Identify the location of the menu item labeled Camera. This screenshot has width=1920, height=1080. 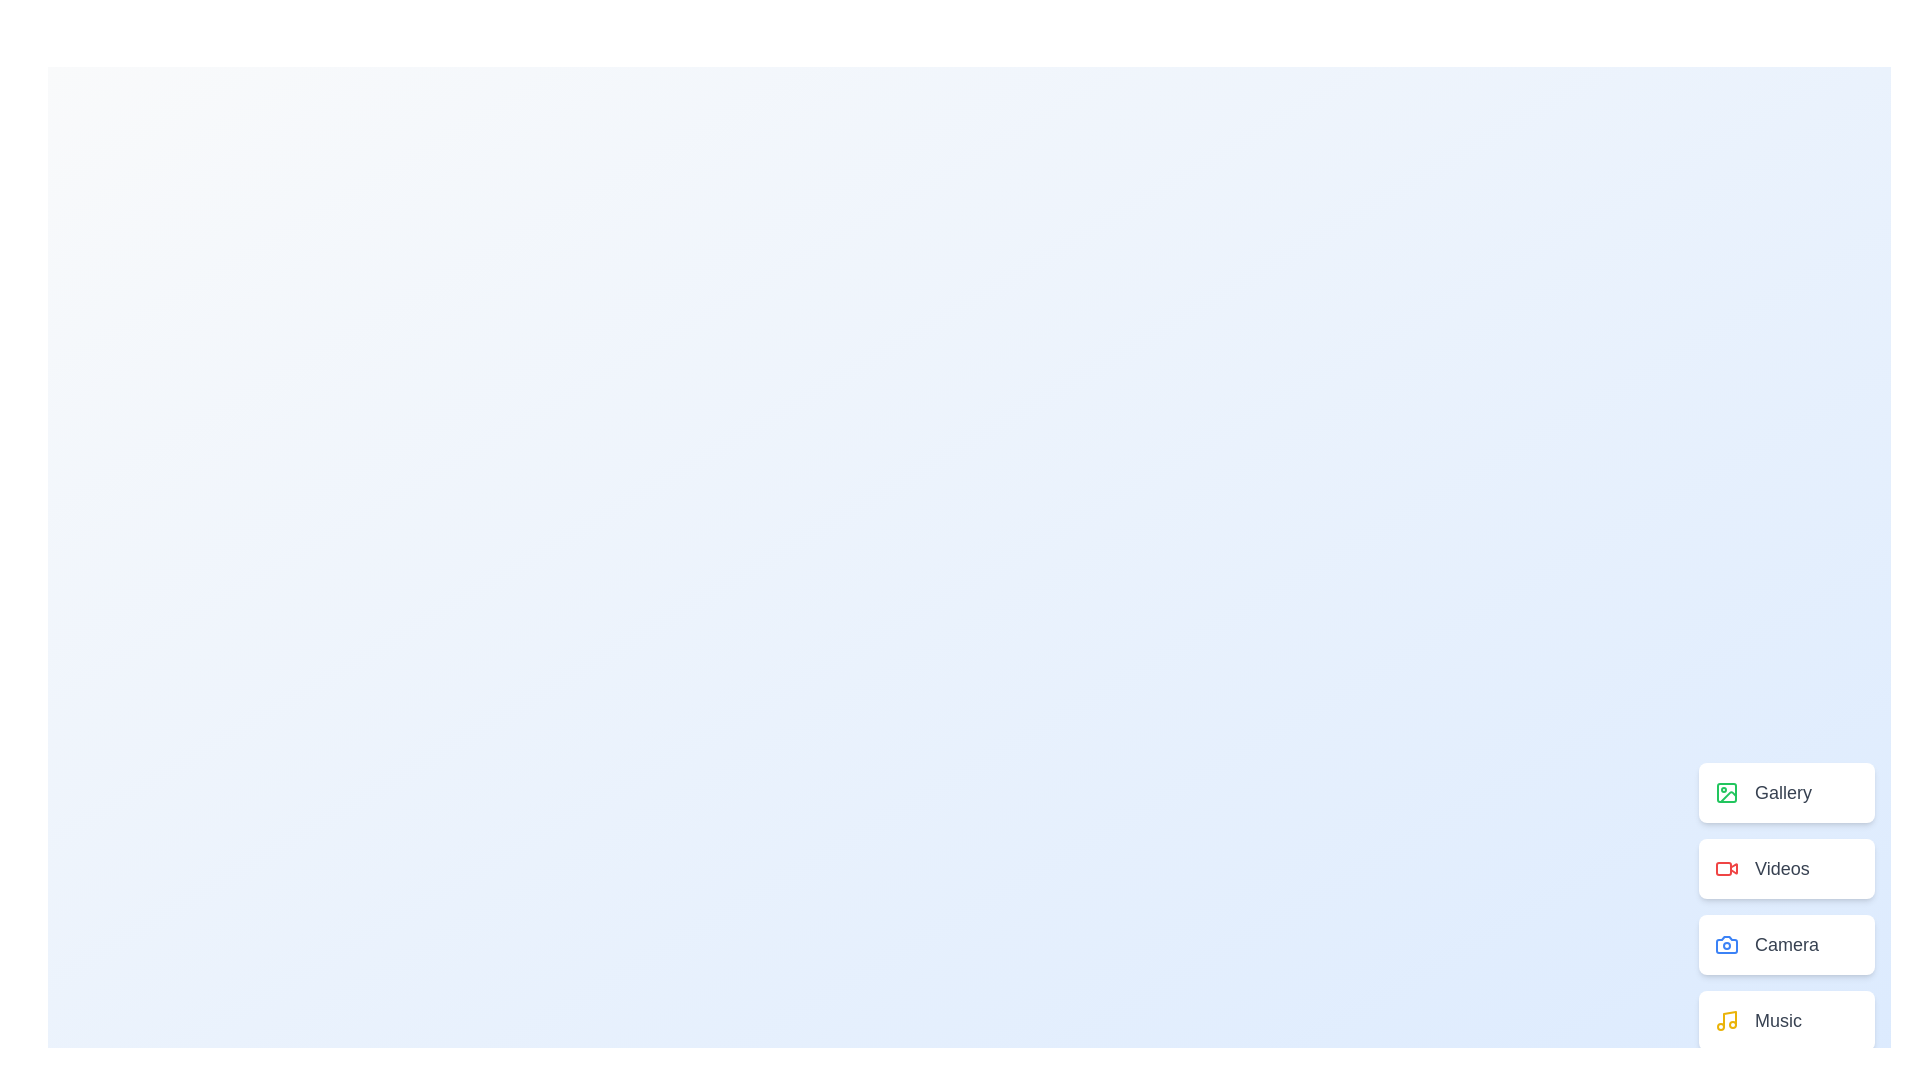
(1786, 945).